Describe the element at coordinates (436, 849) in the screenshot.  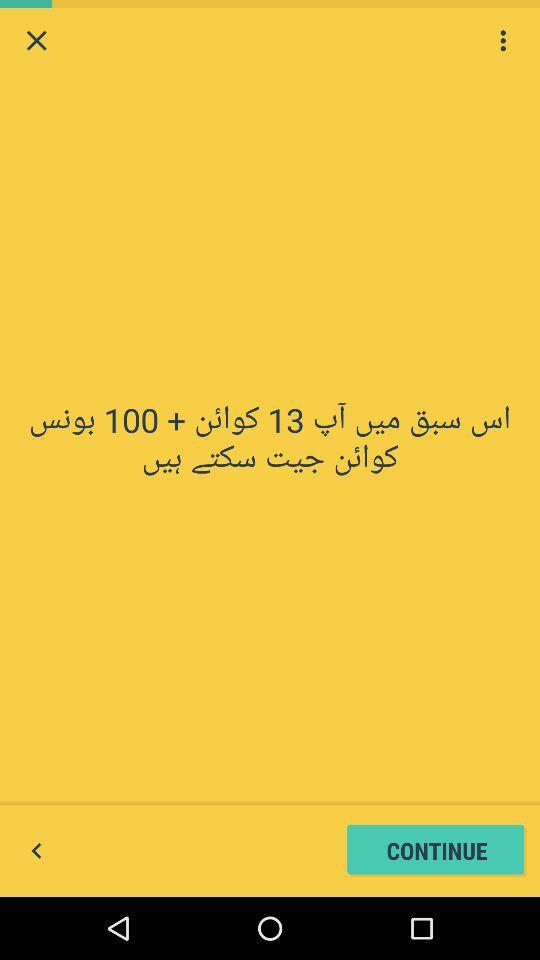
I see `continue button` at that location.